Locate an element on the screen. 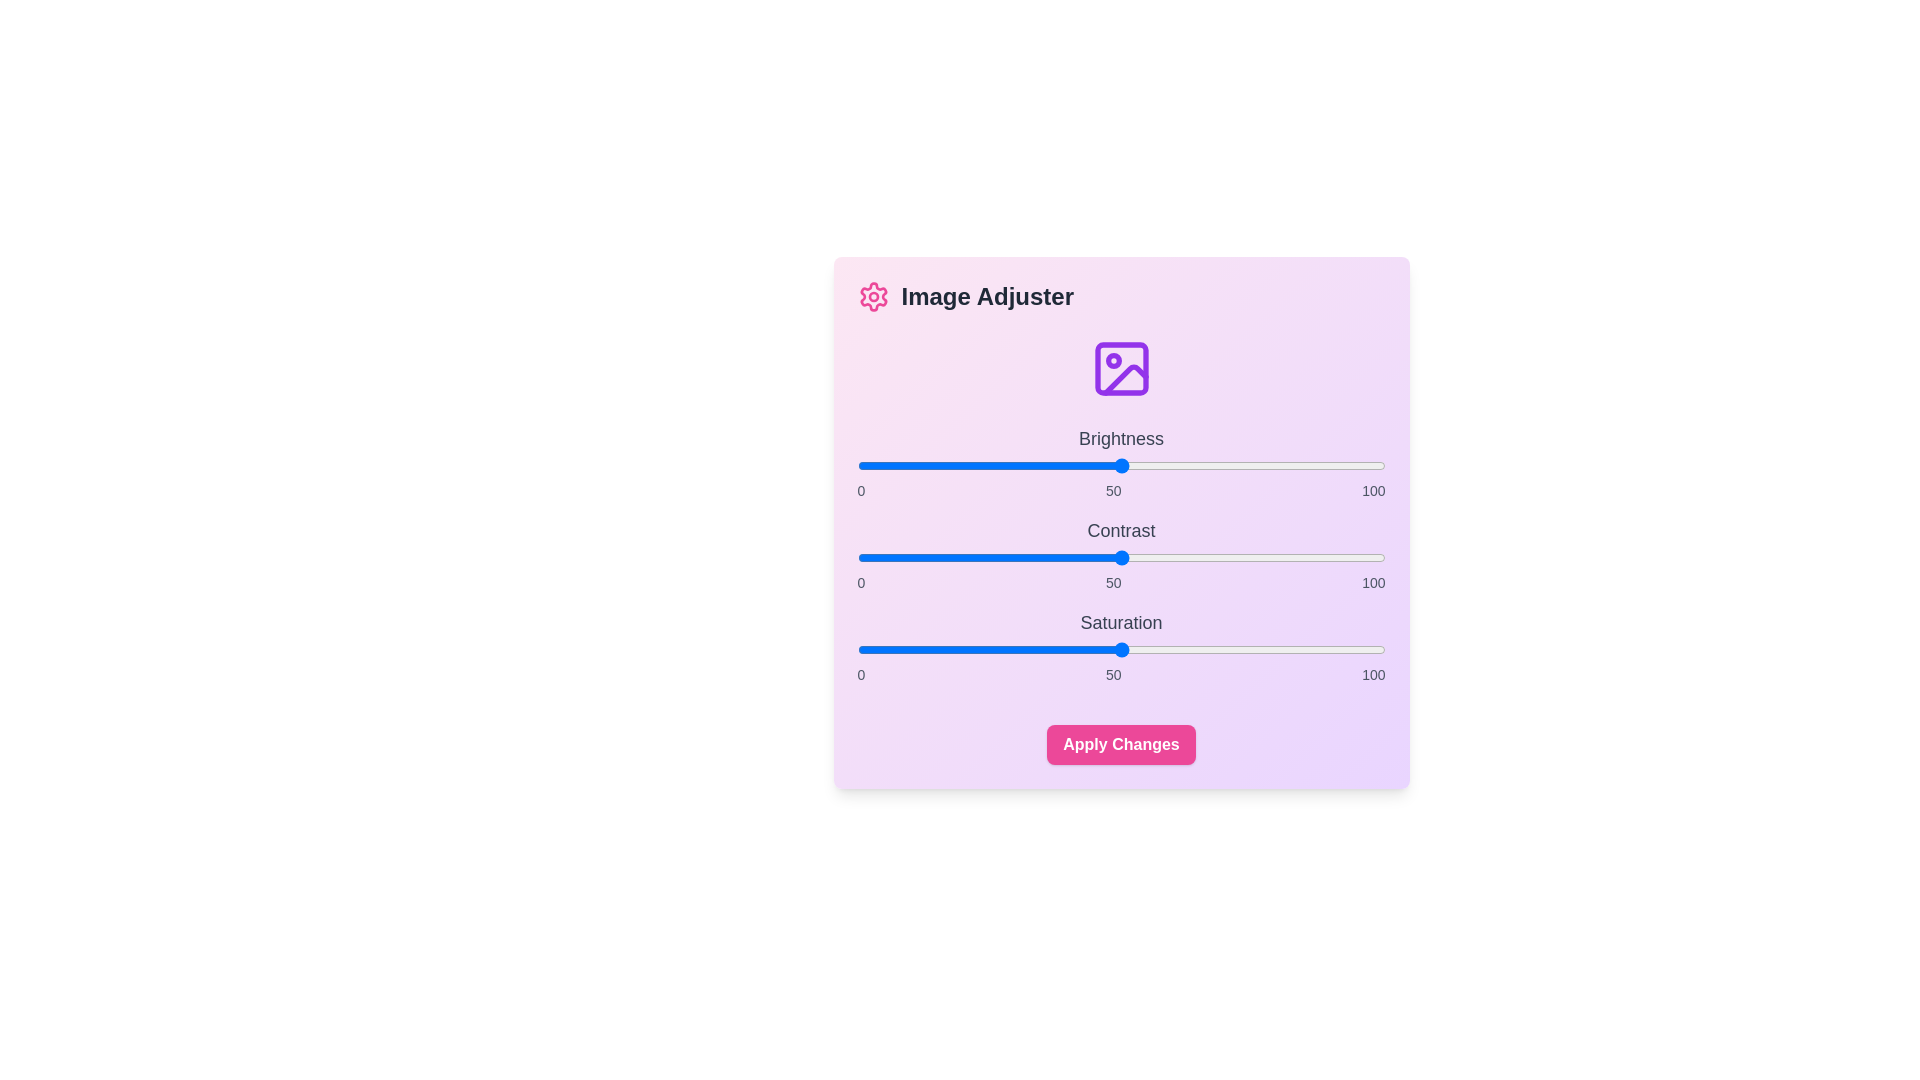  the brightness slider to 13 value is located at coordinates (925, 466).